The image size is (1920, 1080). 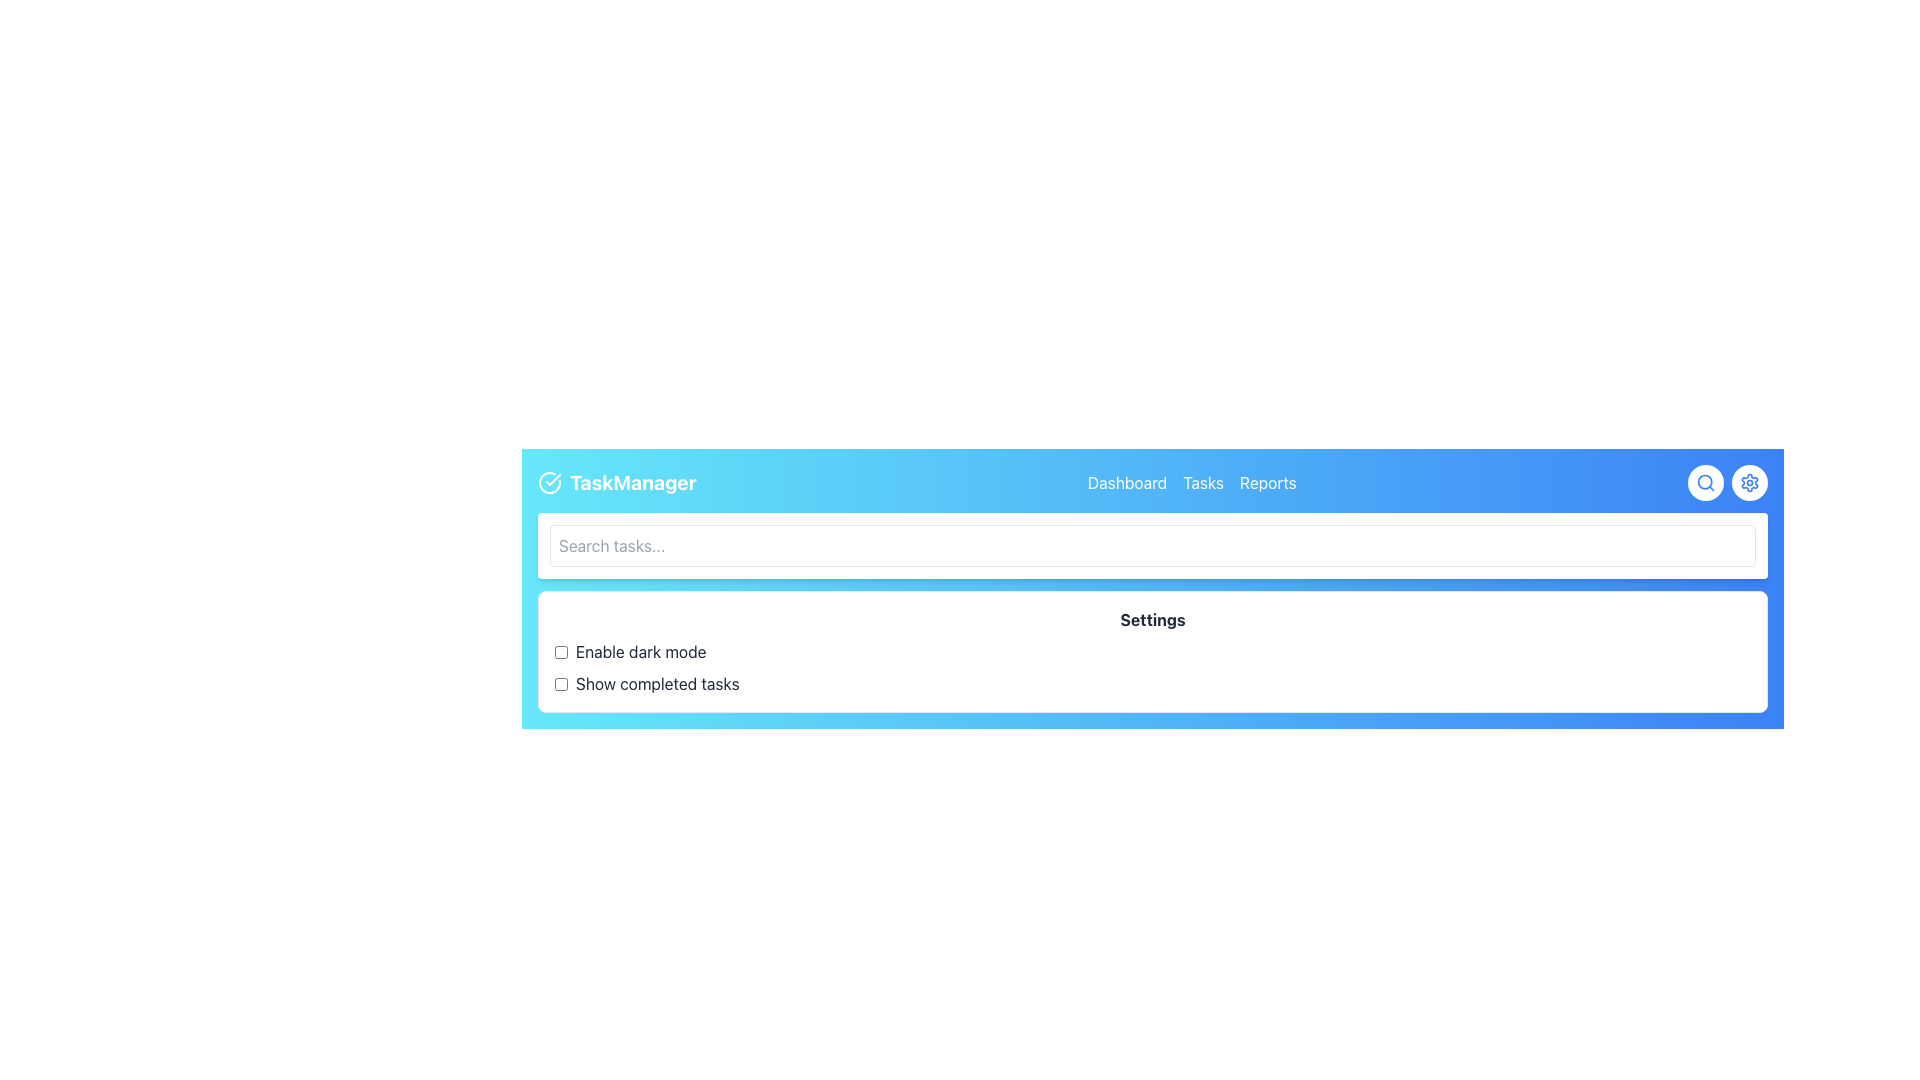 What do you see at coordinates (1267, 482) in the screenshot?
I see `the 'Reports' hyperlink in the top right navigation menu` at bounding box center [1267, 482].